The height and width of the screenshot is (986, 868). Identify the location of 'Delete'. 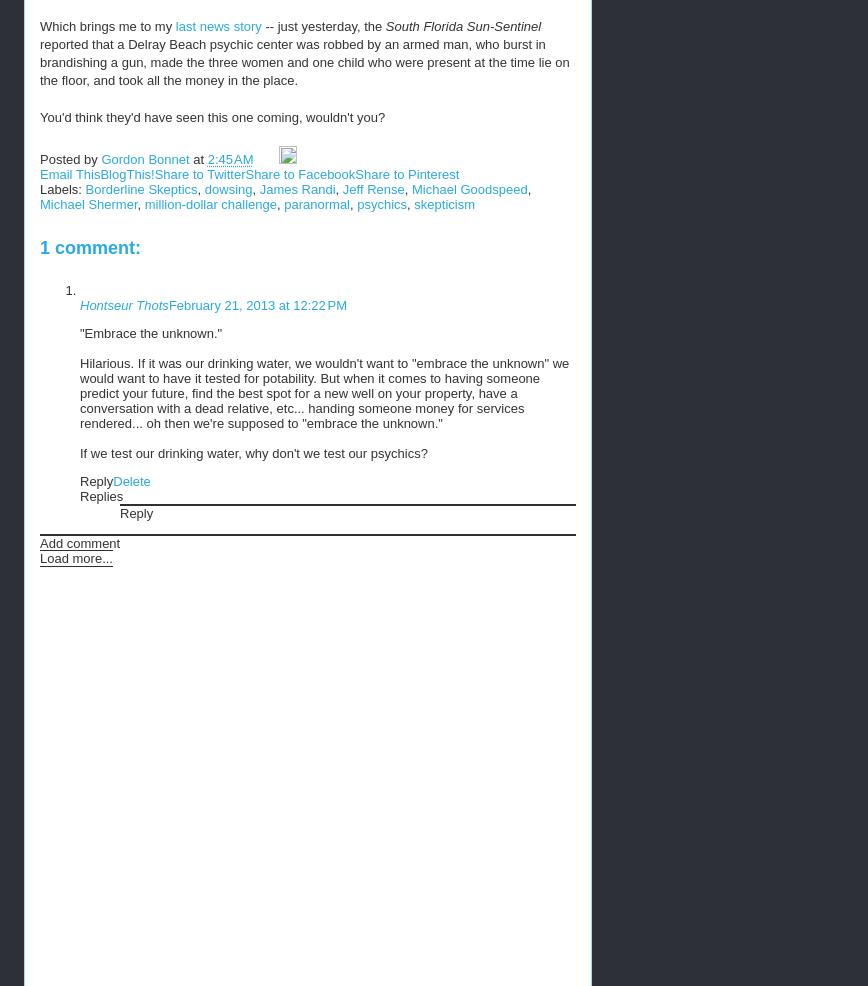
(131, 481).